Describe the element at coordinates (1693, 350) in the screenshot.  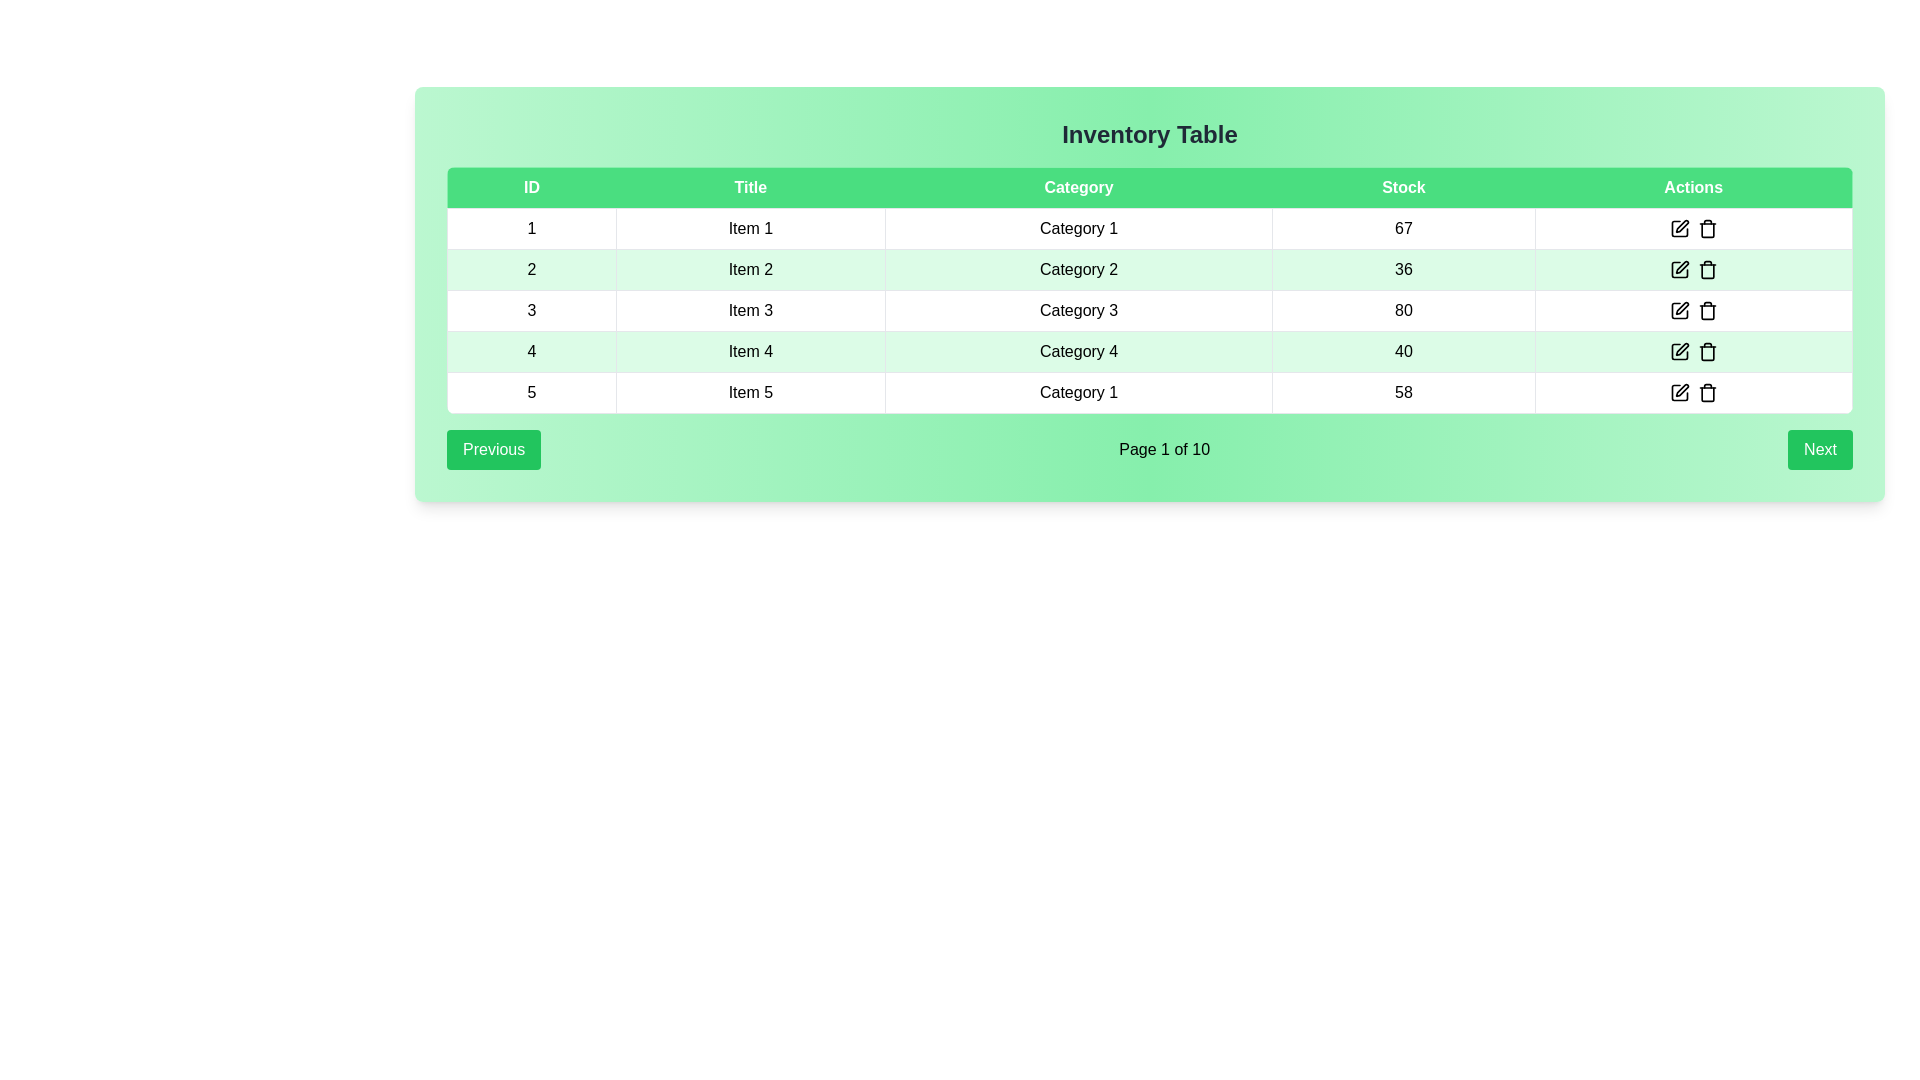
I see `the delete button located at the far-right end of the row corresponding to the fourth item in the table under the 'Actions' column` at that location.